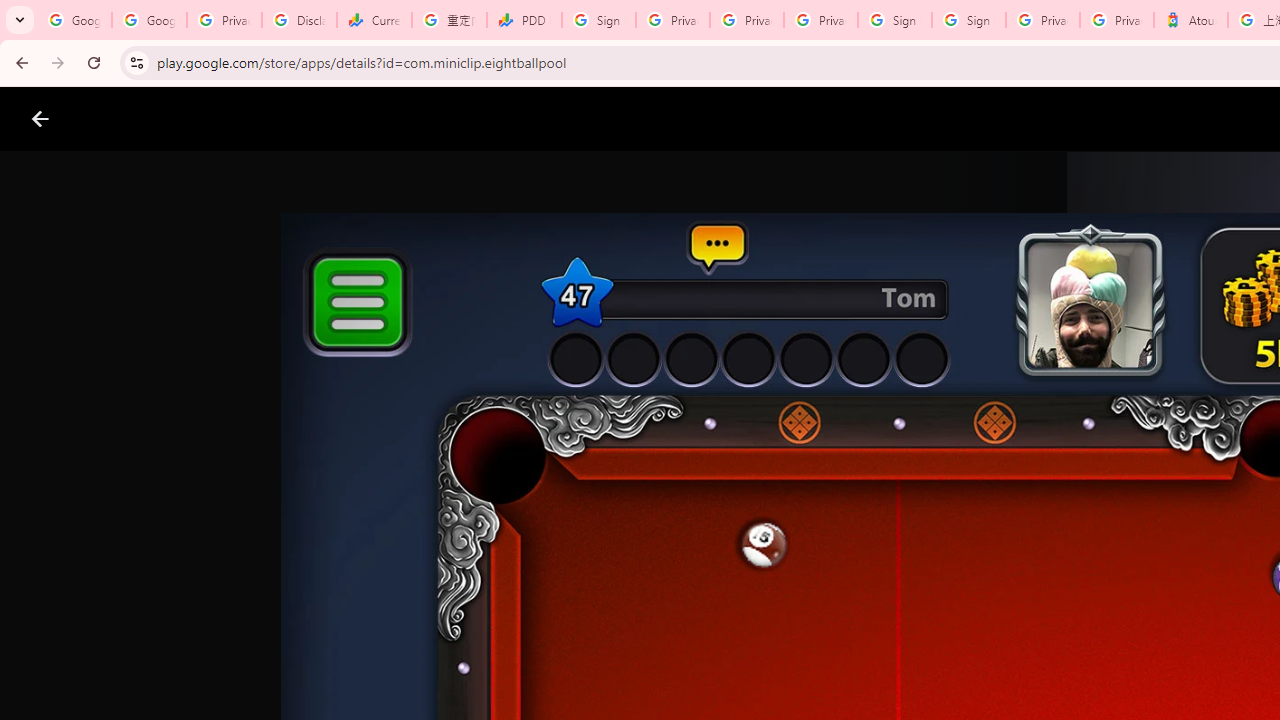  What do you see at coordinates (111, 119) in the screenshot?
I see `'Google Play logo'` at bounding box center [111, 119].